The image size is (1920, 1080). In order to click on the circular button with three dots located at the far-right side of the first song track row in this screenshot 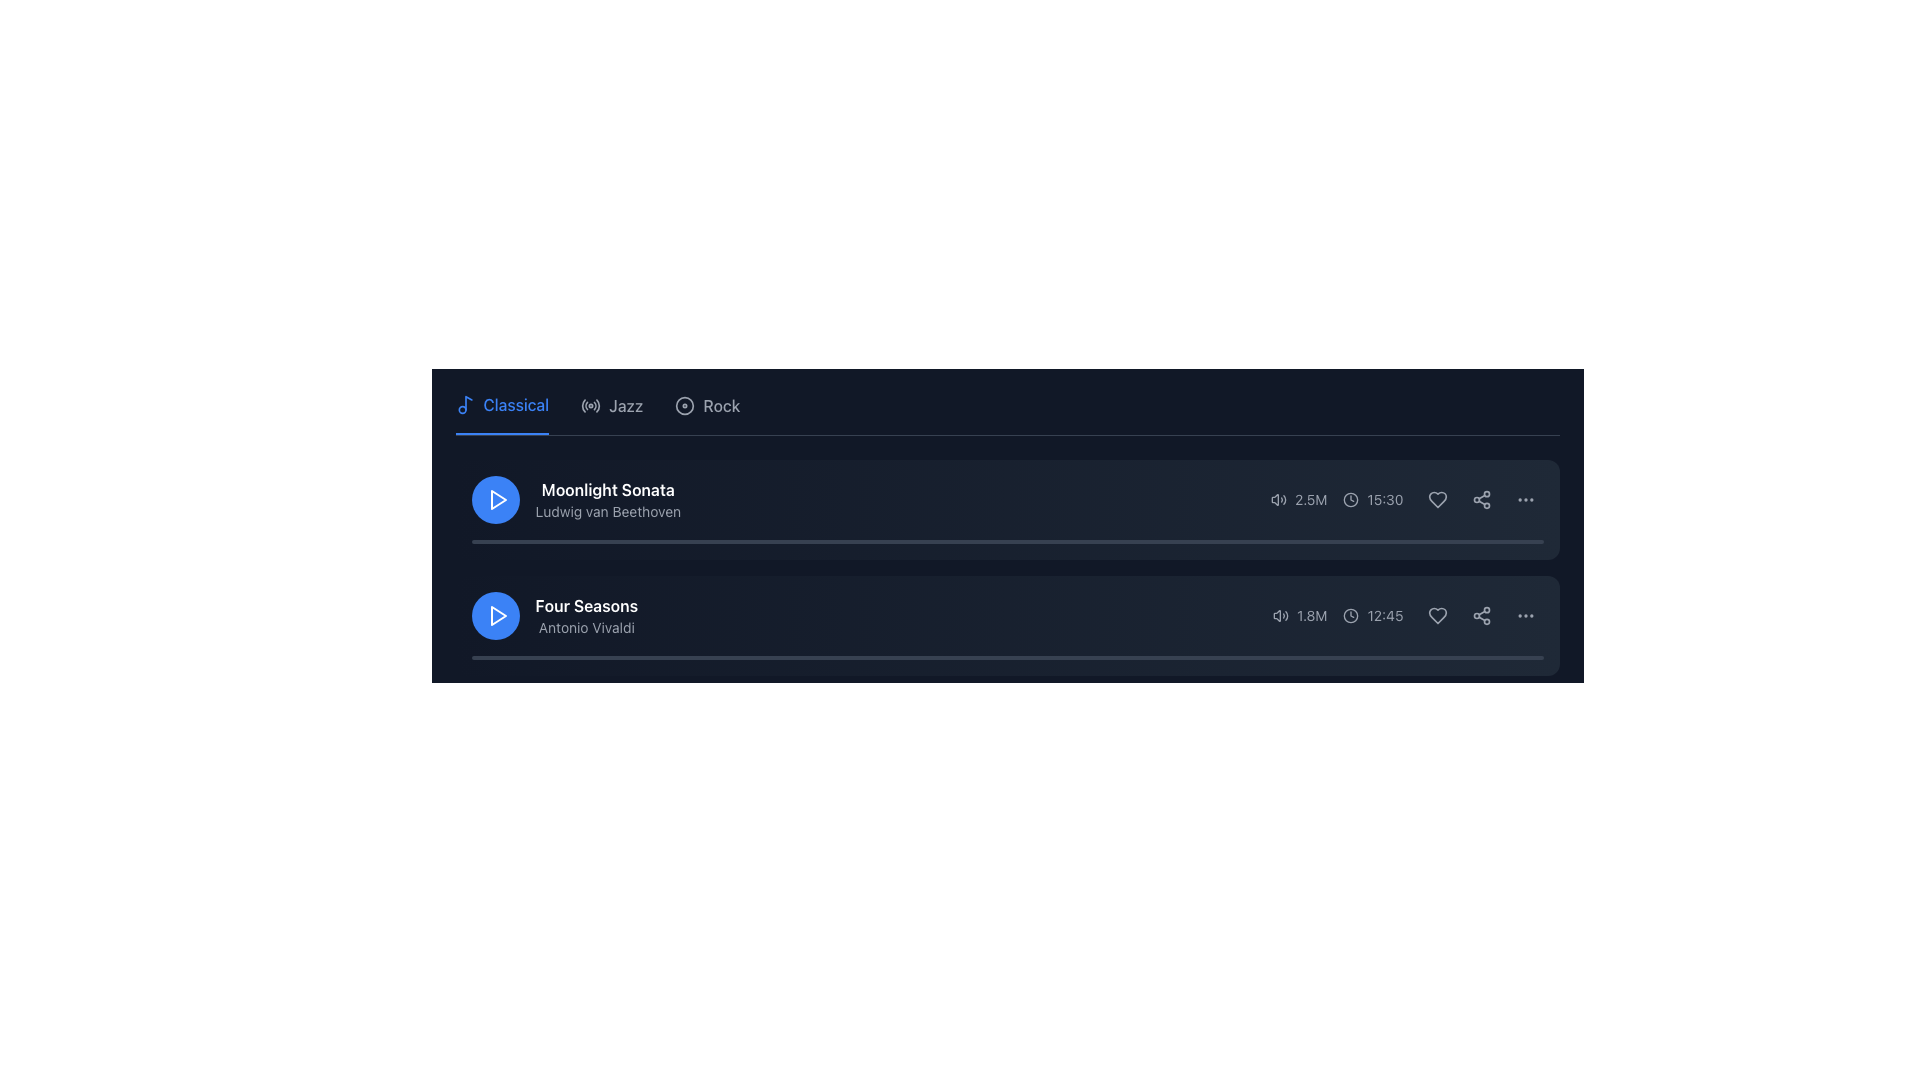, I will do `click(1524, 499)`.